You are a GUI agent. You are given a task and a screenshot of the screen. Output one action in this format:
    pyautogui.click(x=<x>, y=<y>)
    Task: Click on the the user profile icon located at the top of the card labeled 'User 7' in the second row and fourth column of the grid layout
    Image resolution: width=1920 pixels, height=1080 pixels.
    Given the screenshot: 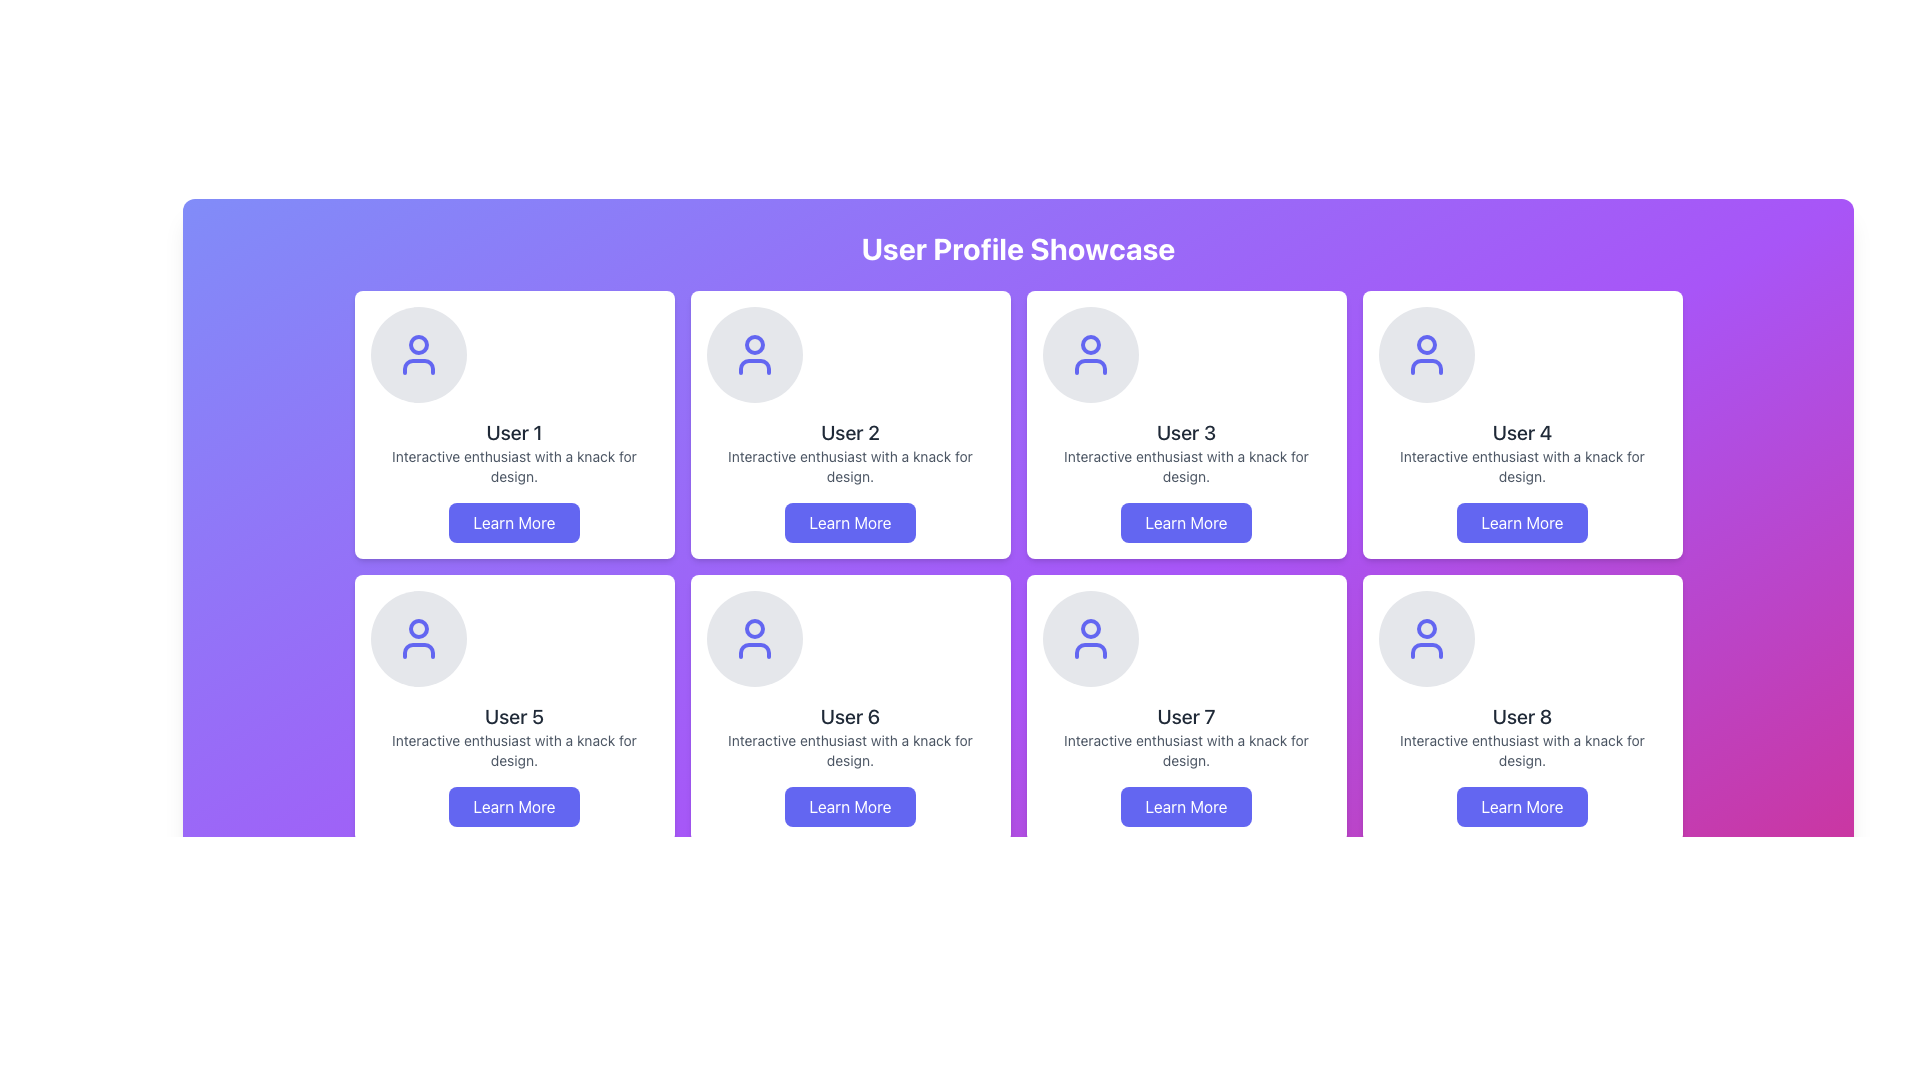 What is the action you would take?
    pyautogui.click(x=1089, y=639)
    